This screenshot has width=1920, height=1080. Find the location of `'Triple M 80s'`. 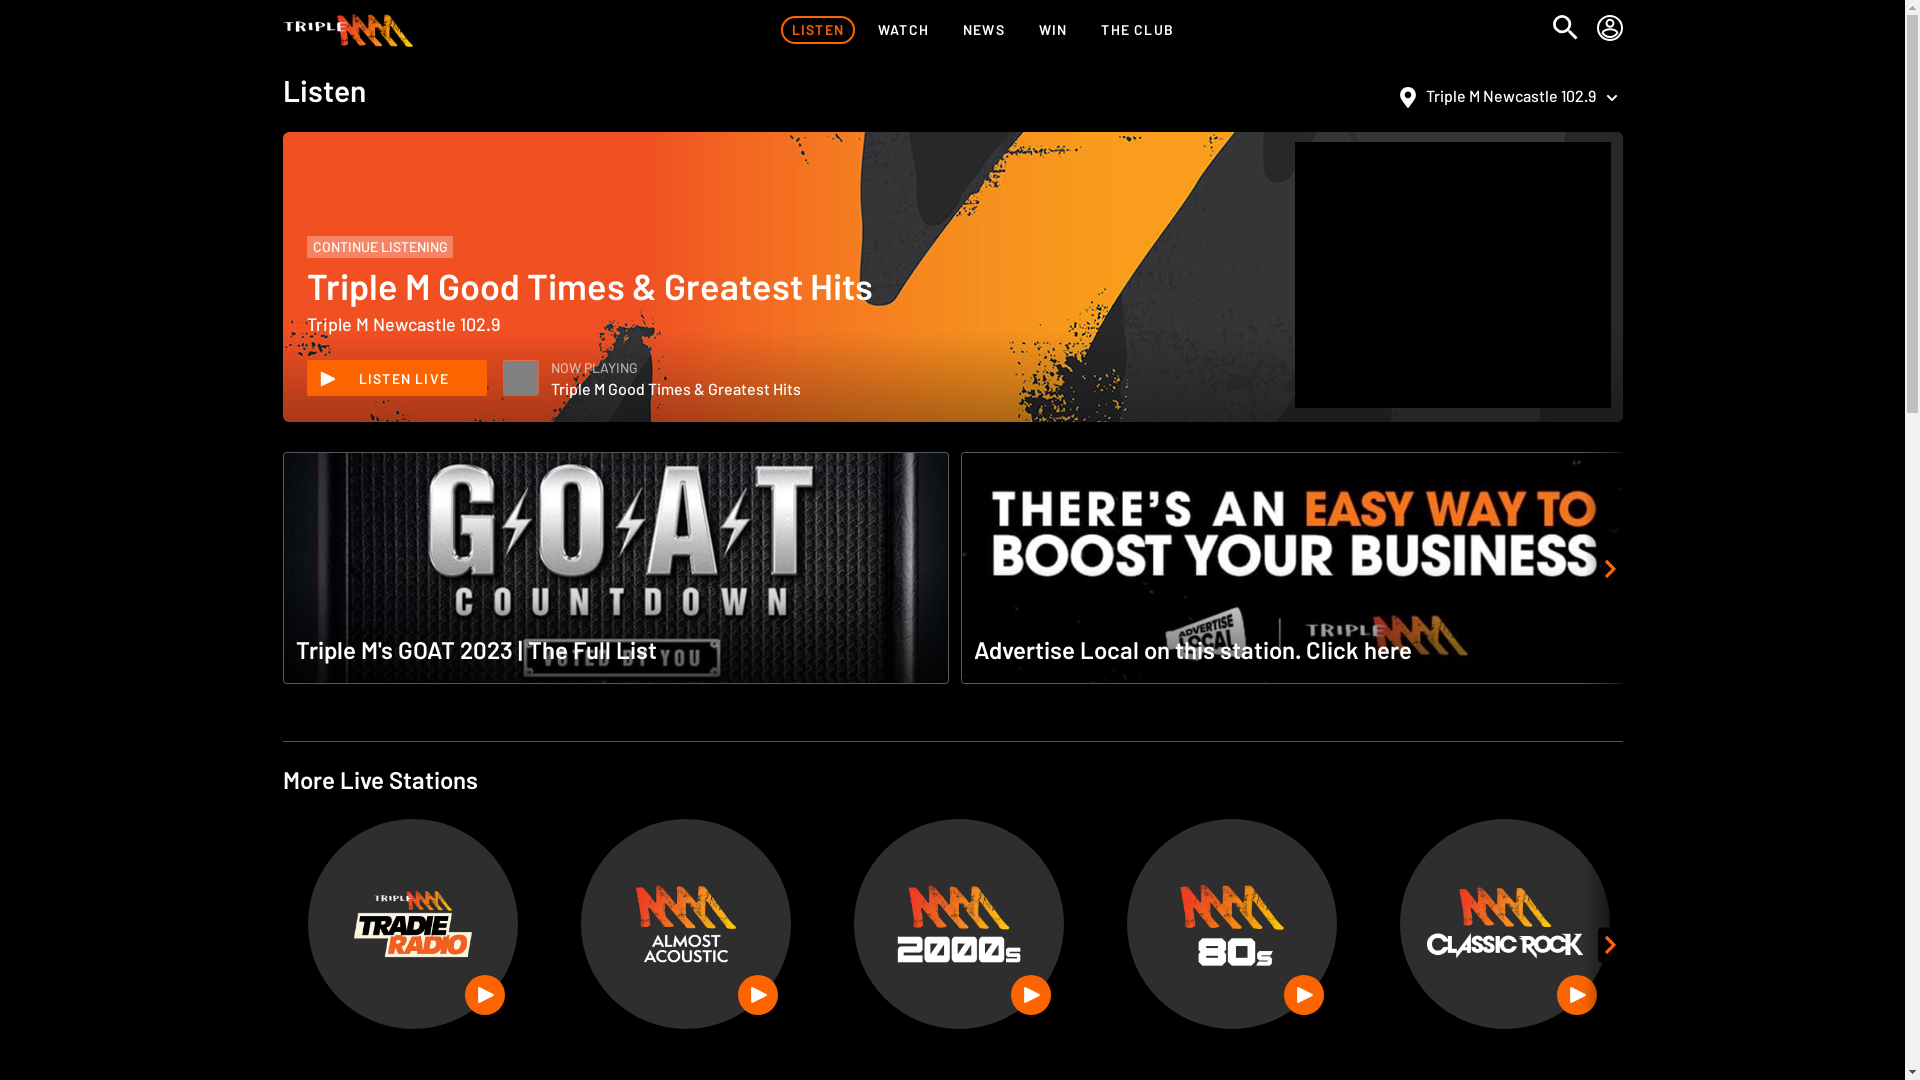

'Triple M 80s' is located at coordinates (1231, 924).